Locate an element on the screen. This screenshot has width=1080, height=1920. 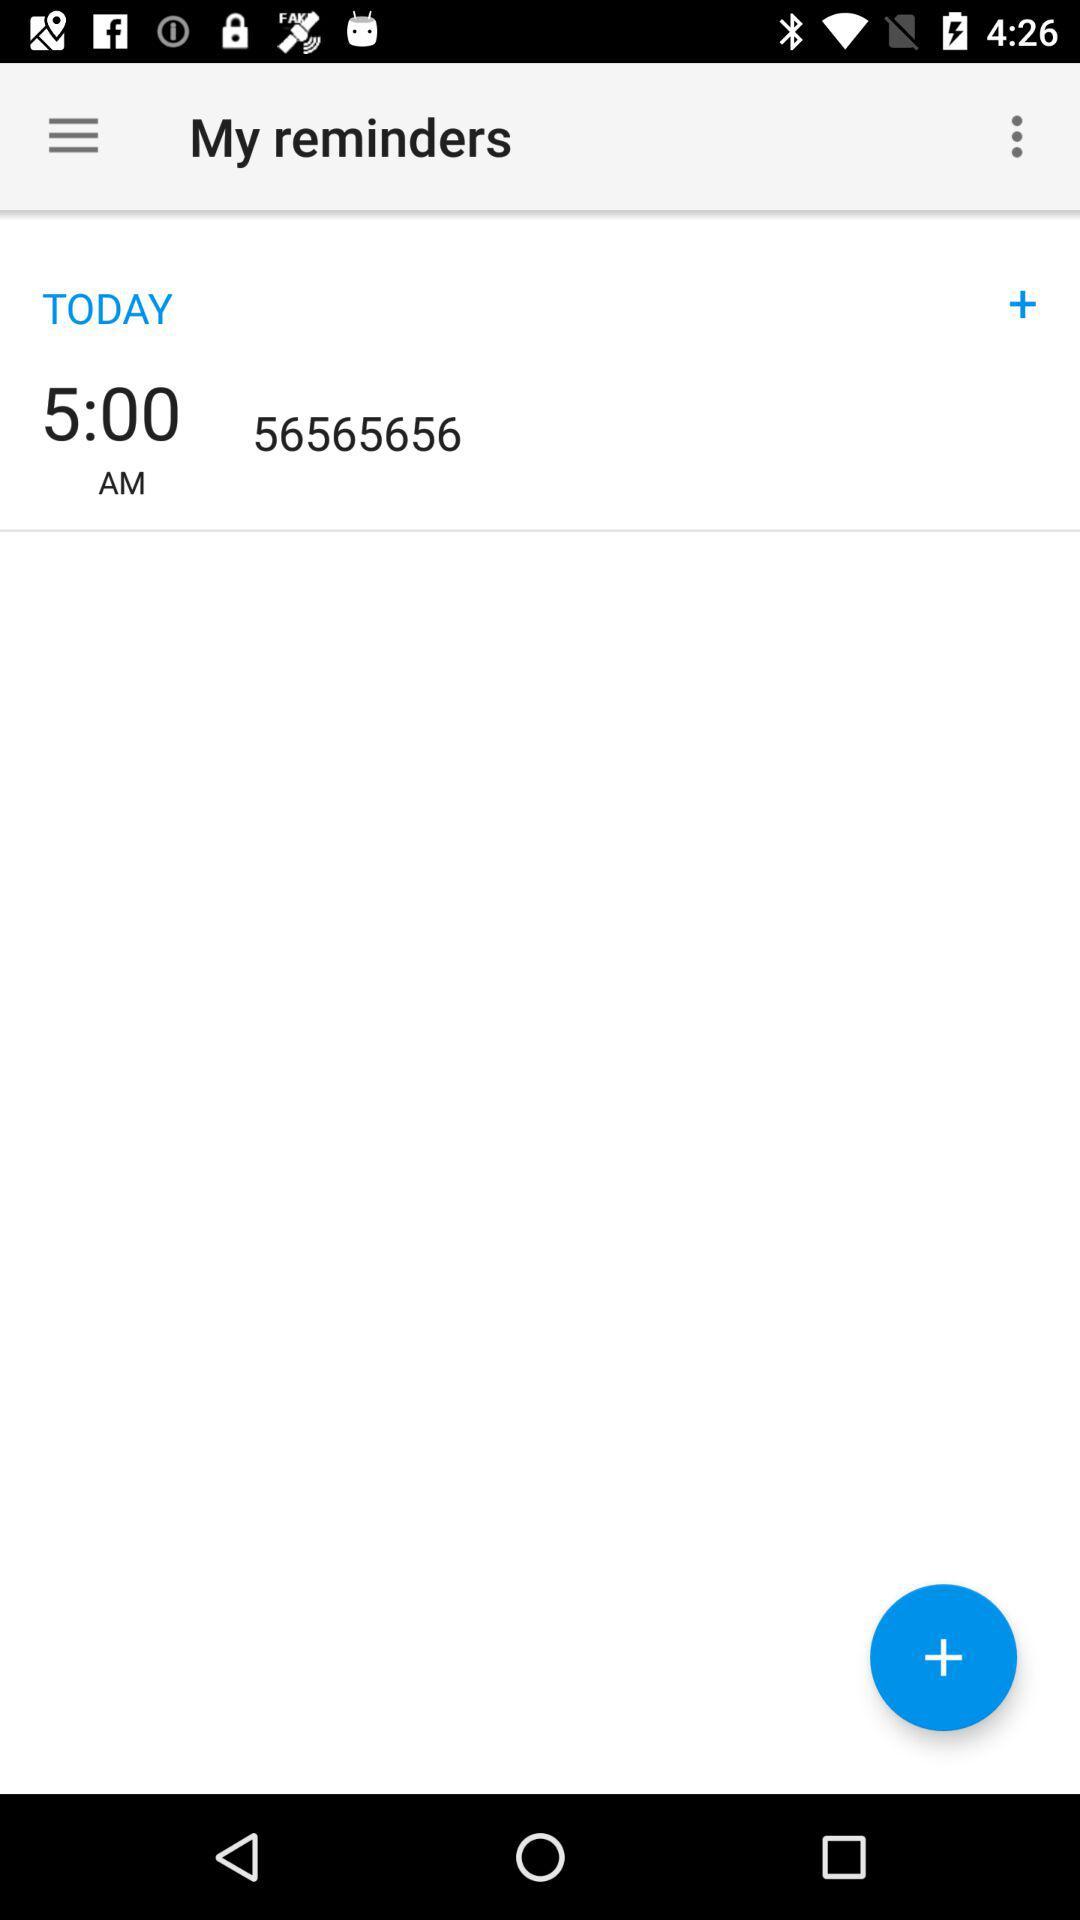
the add icon is located at coordinates (943, 1657).